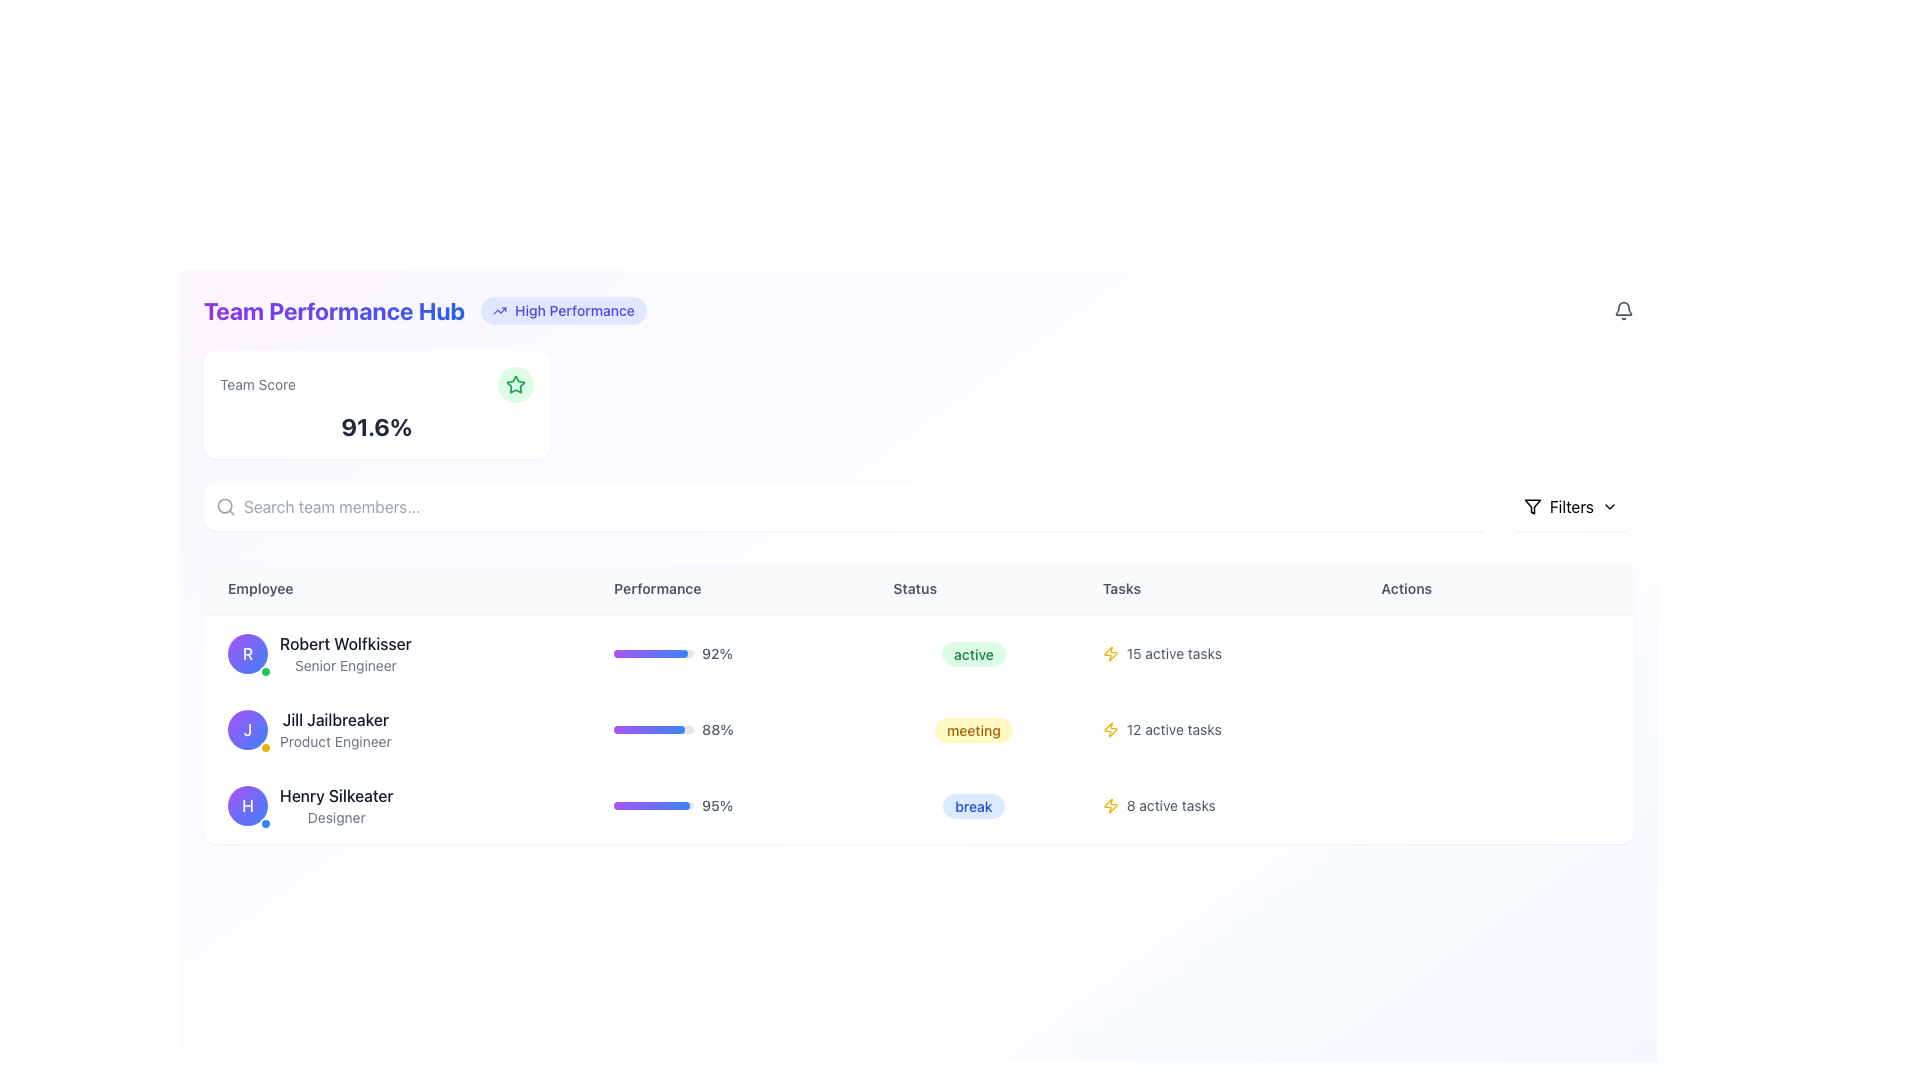  I want to click on text label providing the job title of the individual named 'Jill Jailbreaker', located in the employee list under their name, so click(335, 741).